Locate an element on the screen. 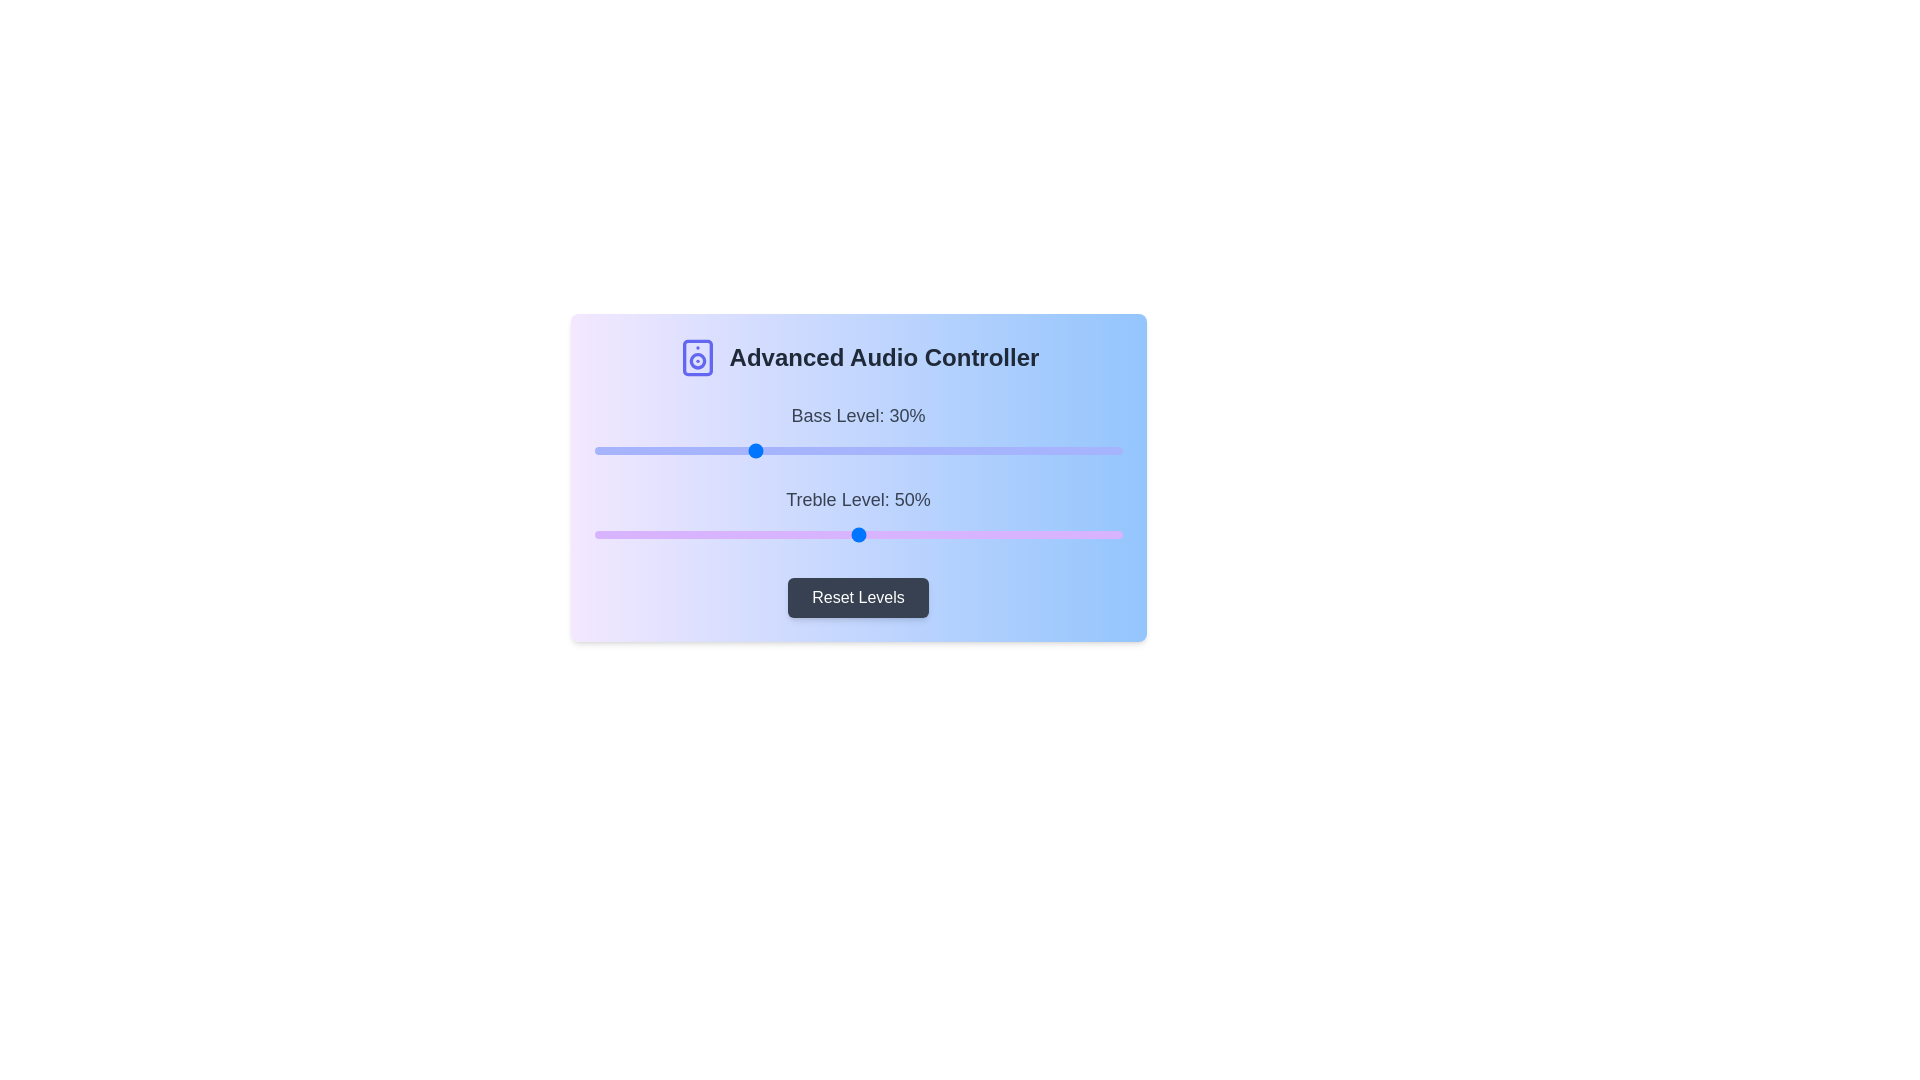 The width and height of the screenshot is (1920, 1080). the bass level slider to 1% is located at coordinates (598, 451).